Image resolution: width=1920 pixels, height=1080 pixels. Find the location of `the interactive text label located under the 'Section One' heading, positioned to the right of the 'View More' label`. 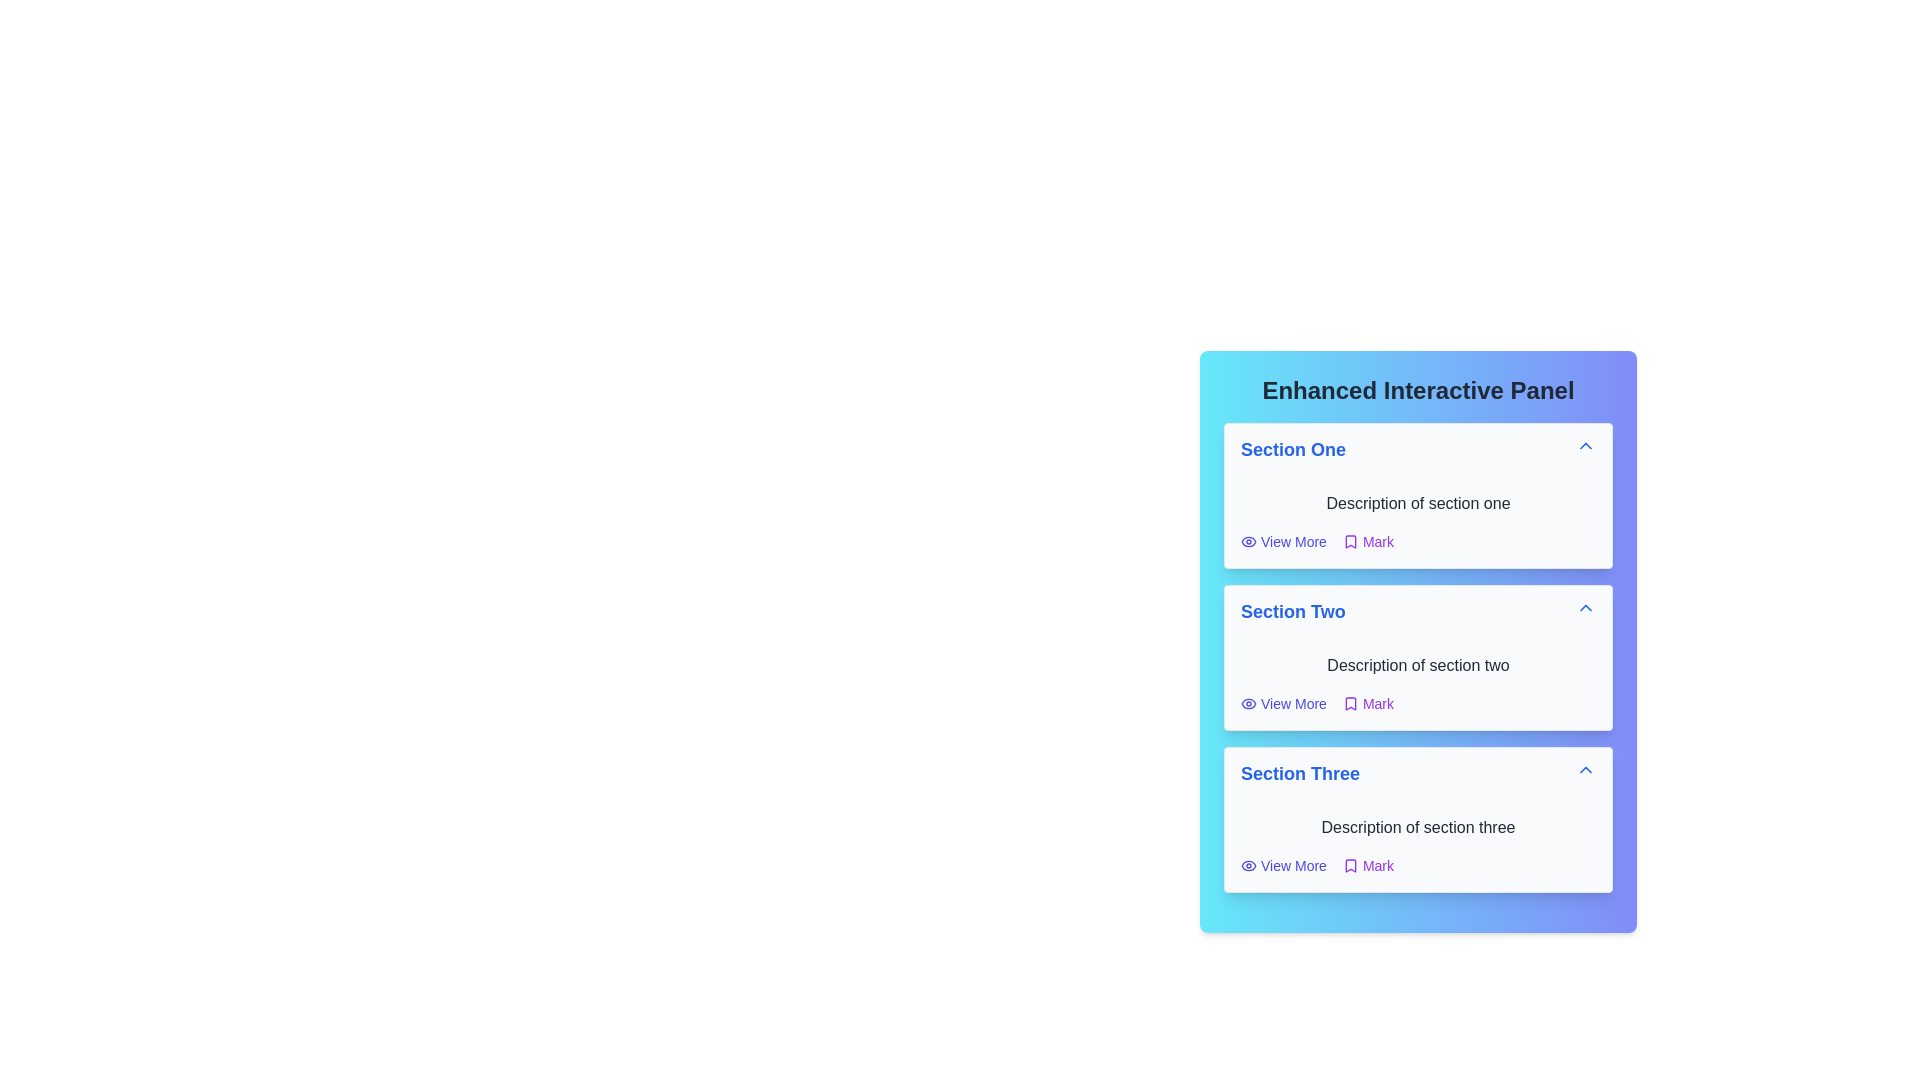

the interactive text label located under the 'Section One' heading, positioned to the right of the 'View More' label is located at coordinates (1367, 542).